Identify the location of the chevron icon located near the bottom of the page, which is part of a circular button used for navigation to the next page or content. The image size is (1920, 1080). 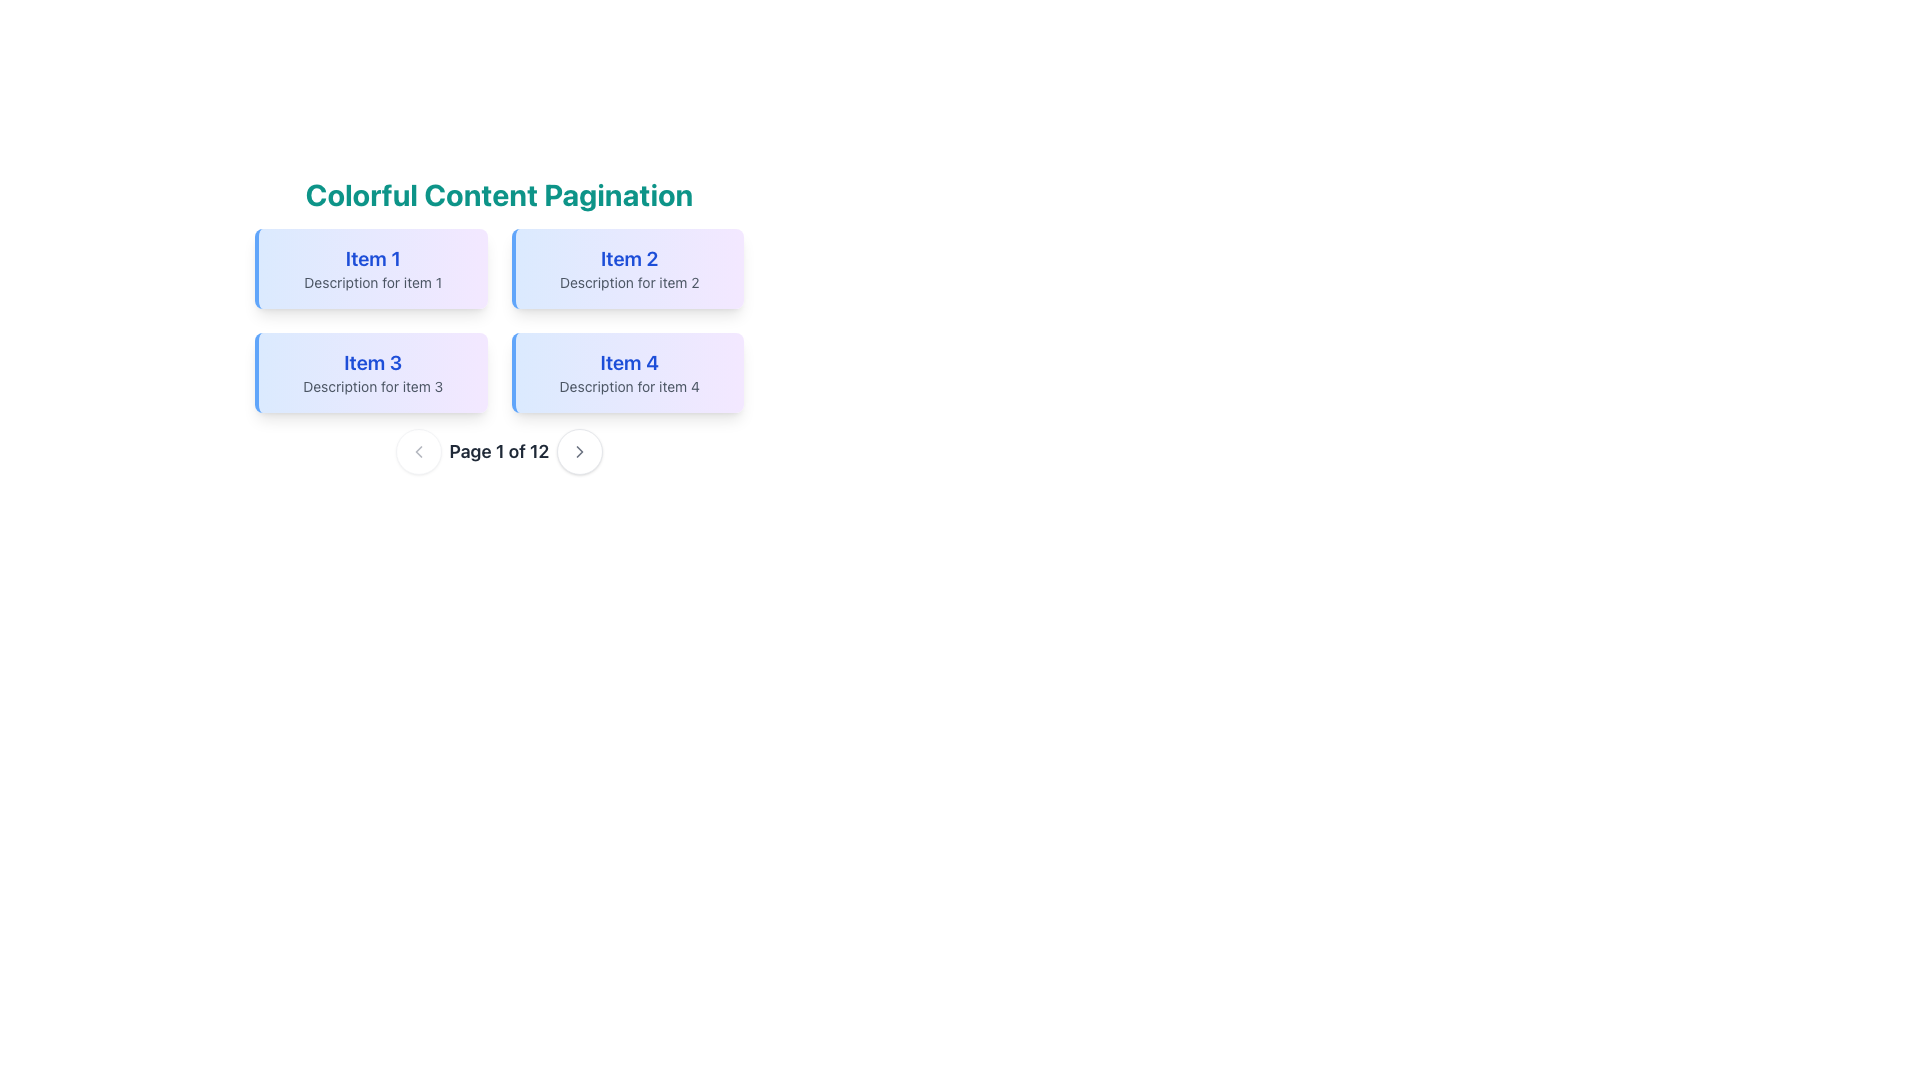
(579, 451).